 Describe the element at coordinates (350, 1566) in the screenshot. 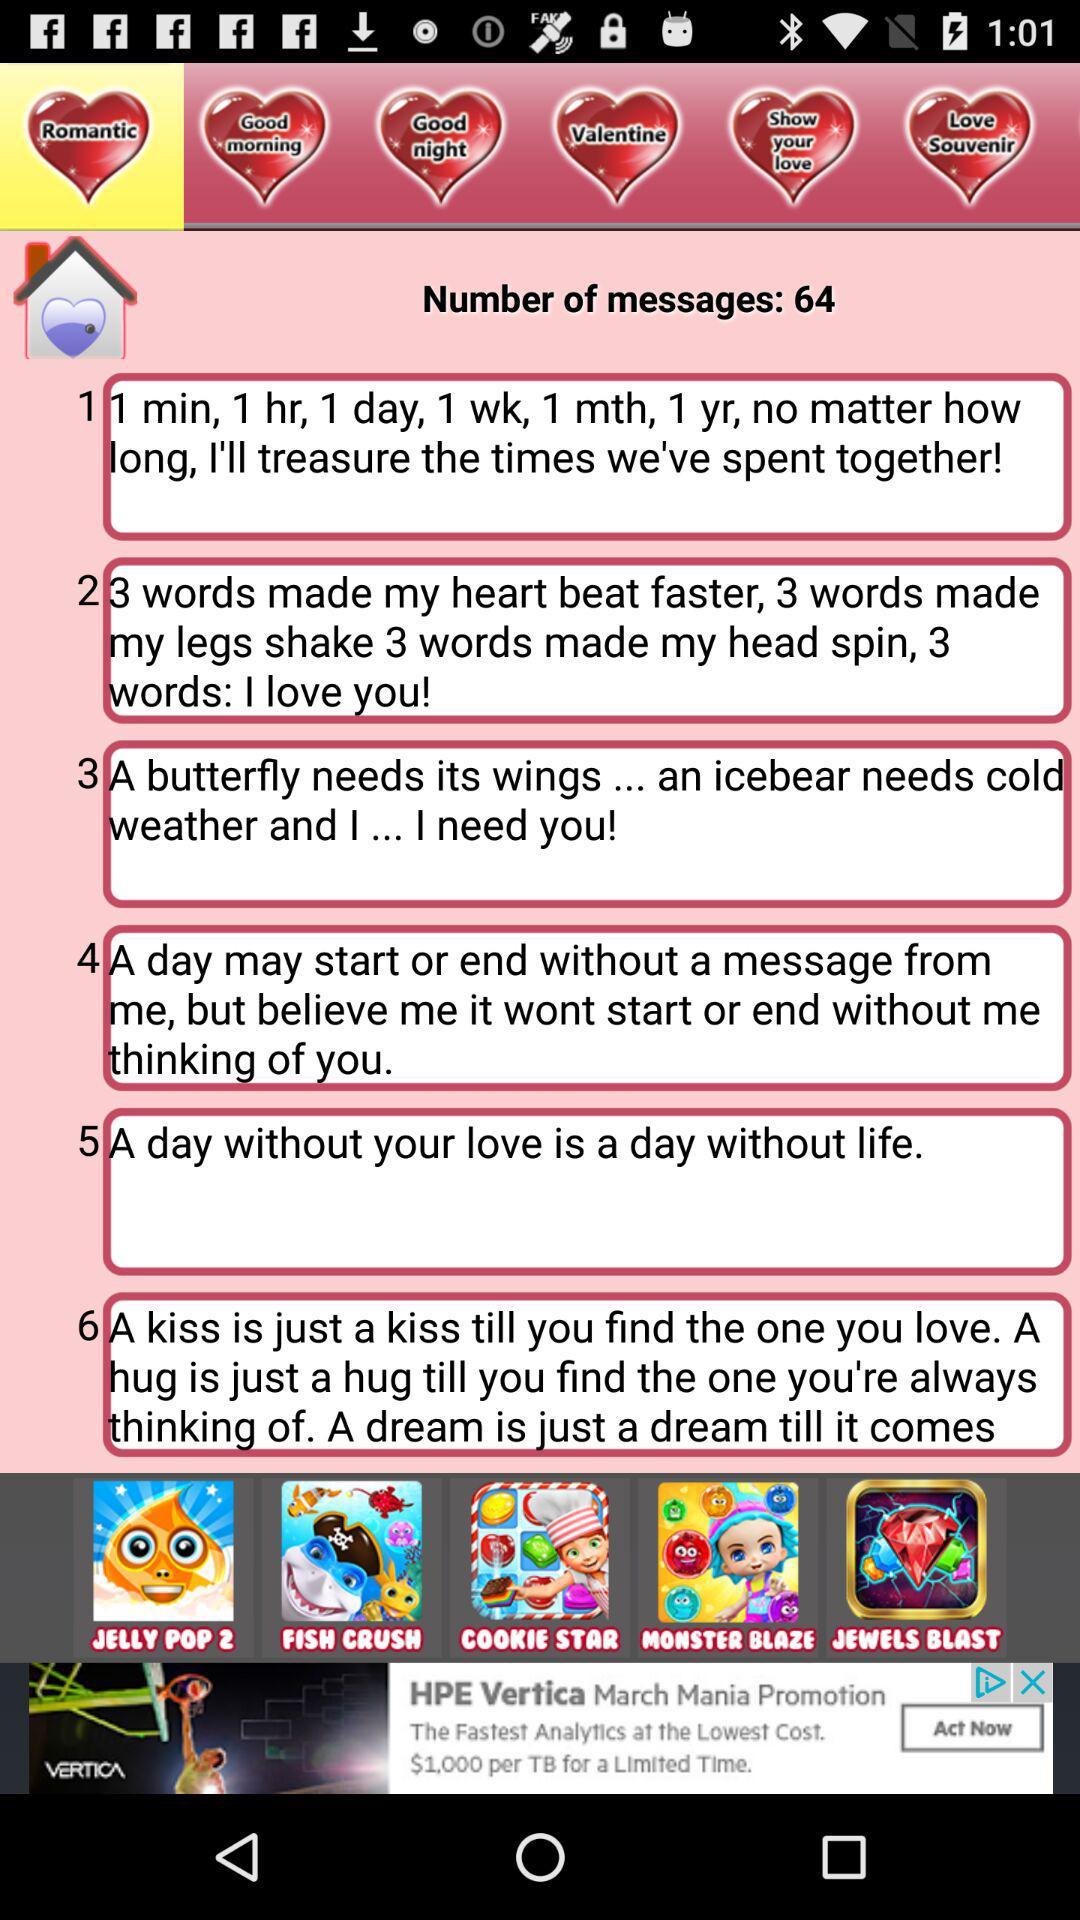

I see `advertisement website` at that location.